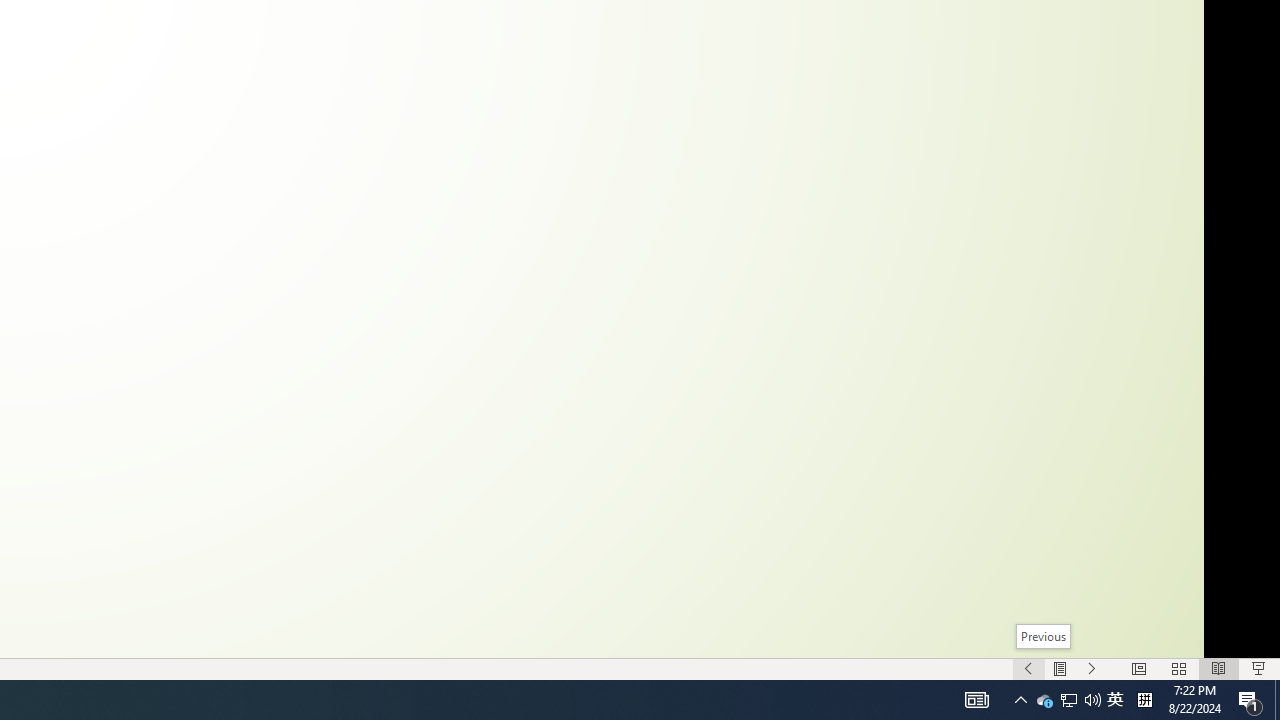 The height and width of the screenshot is (720, 1280). I want to click on 'Slide Show Previous On', so click(1028, 669).